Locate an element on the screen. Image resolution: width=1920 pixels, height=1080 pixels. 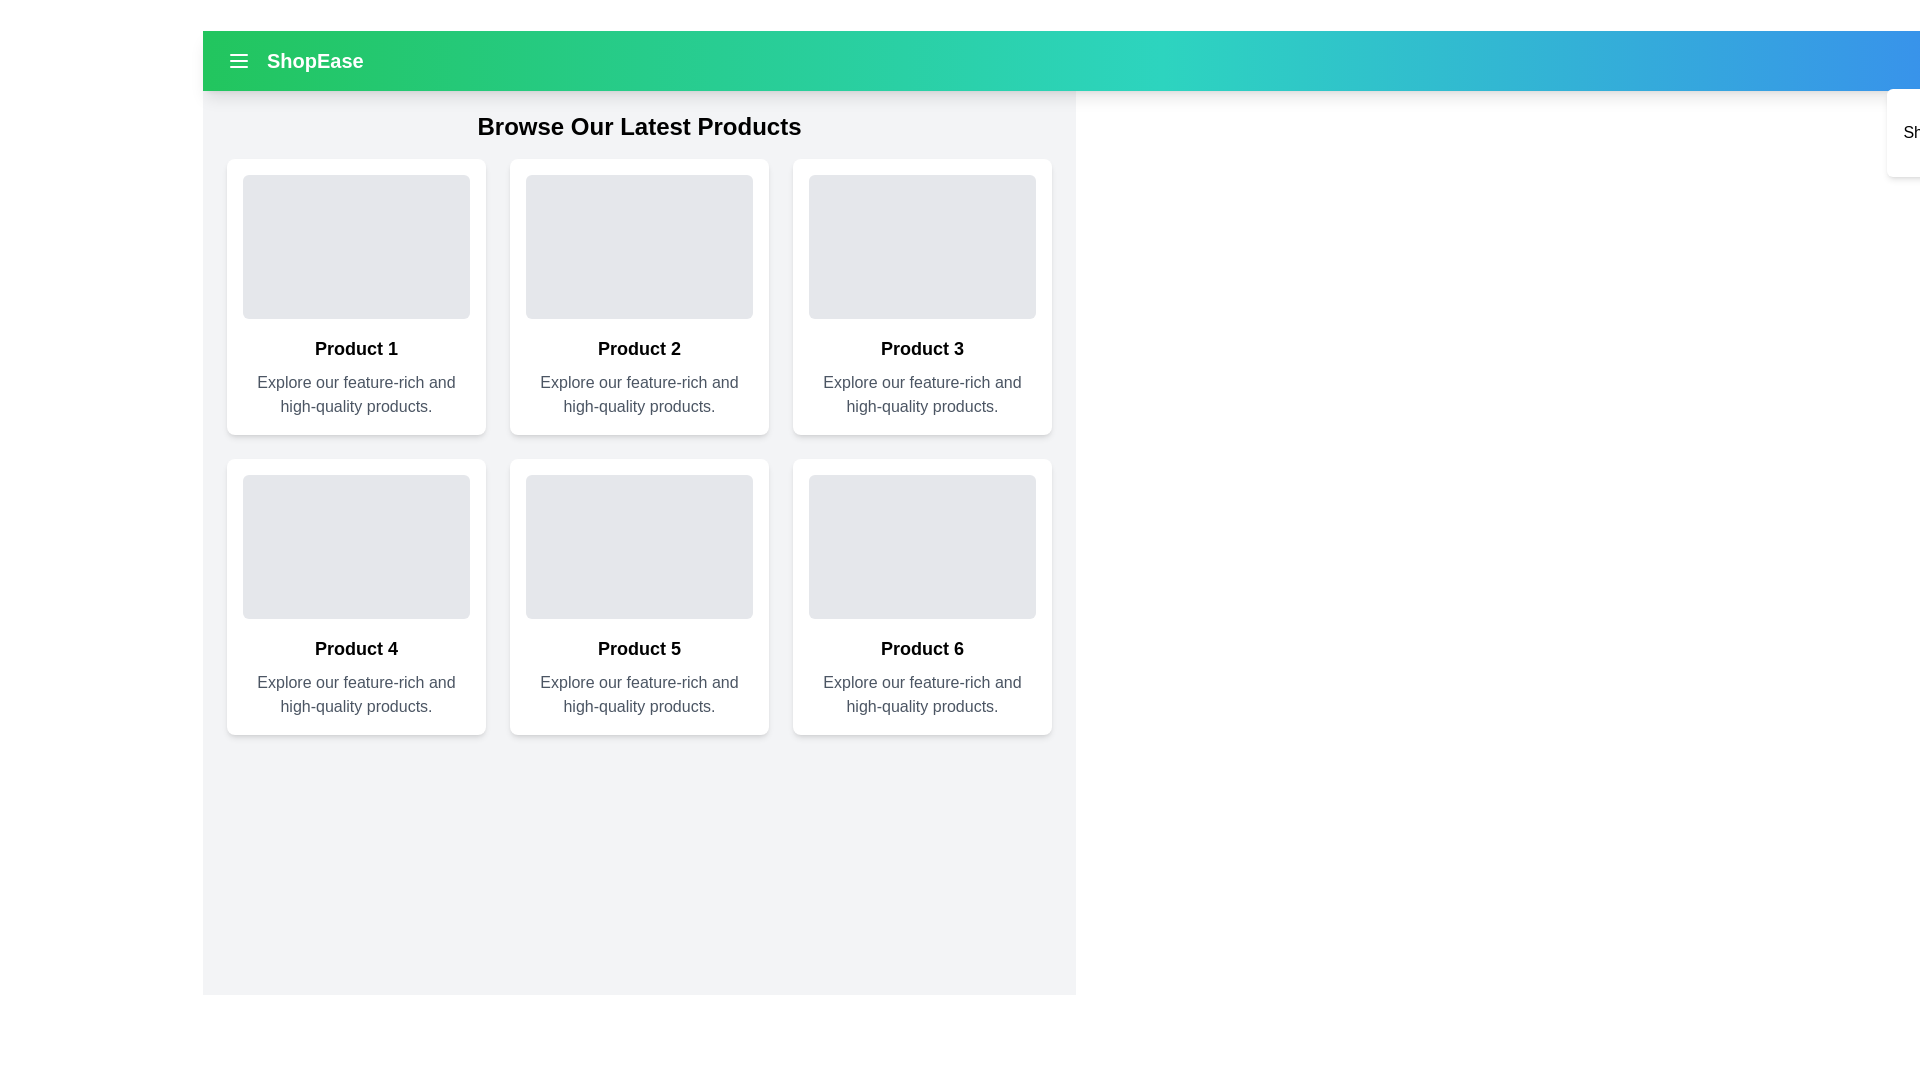
text content of the bold text element displaying 'Browse Our Latest Products' located at the top of the content area is located at coordinates (638, 127).